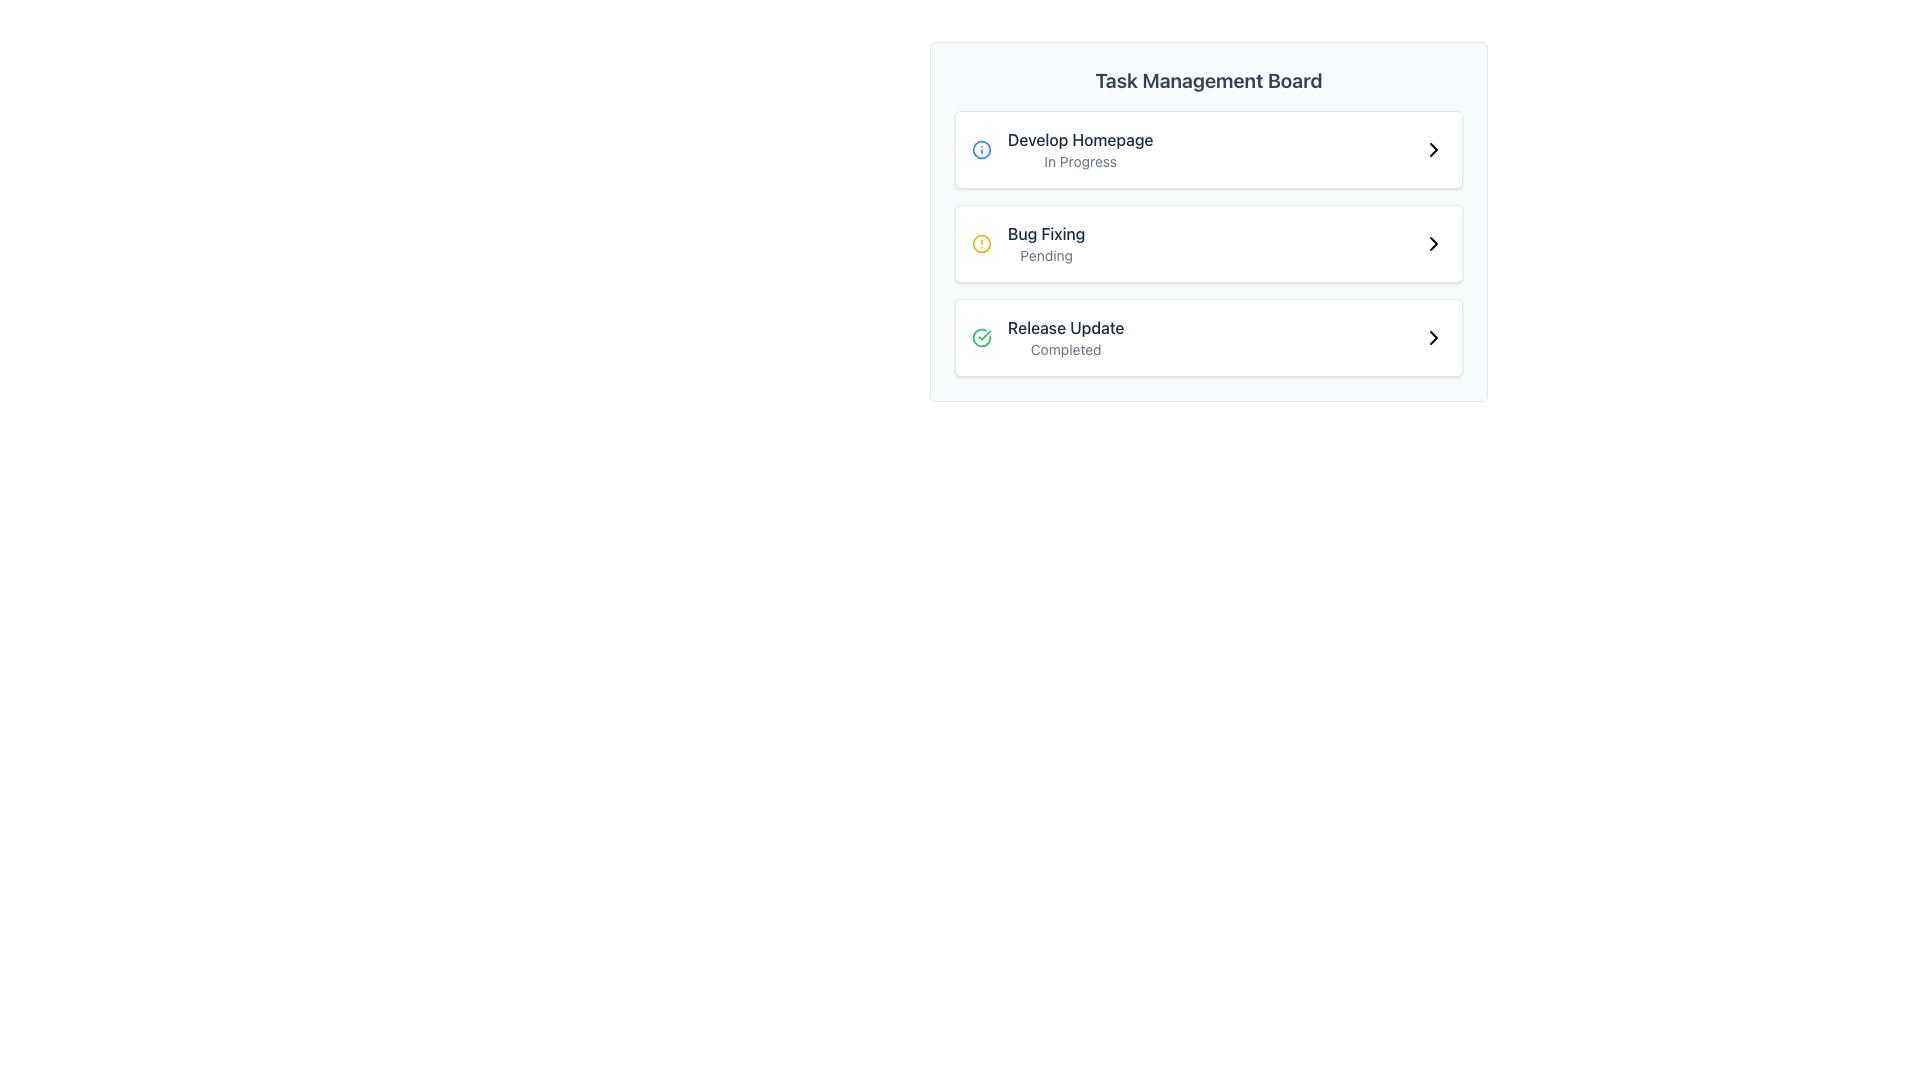 This screenshot has height=1080, width=1920. I want to click on the Chevron icon used as a navigation button located to the far right of the 'Bug Fixing - Pending' task entry in the Task Management Board, so click(1433, 242).